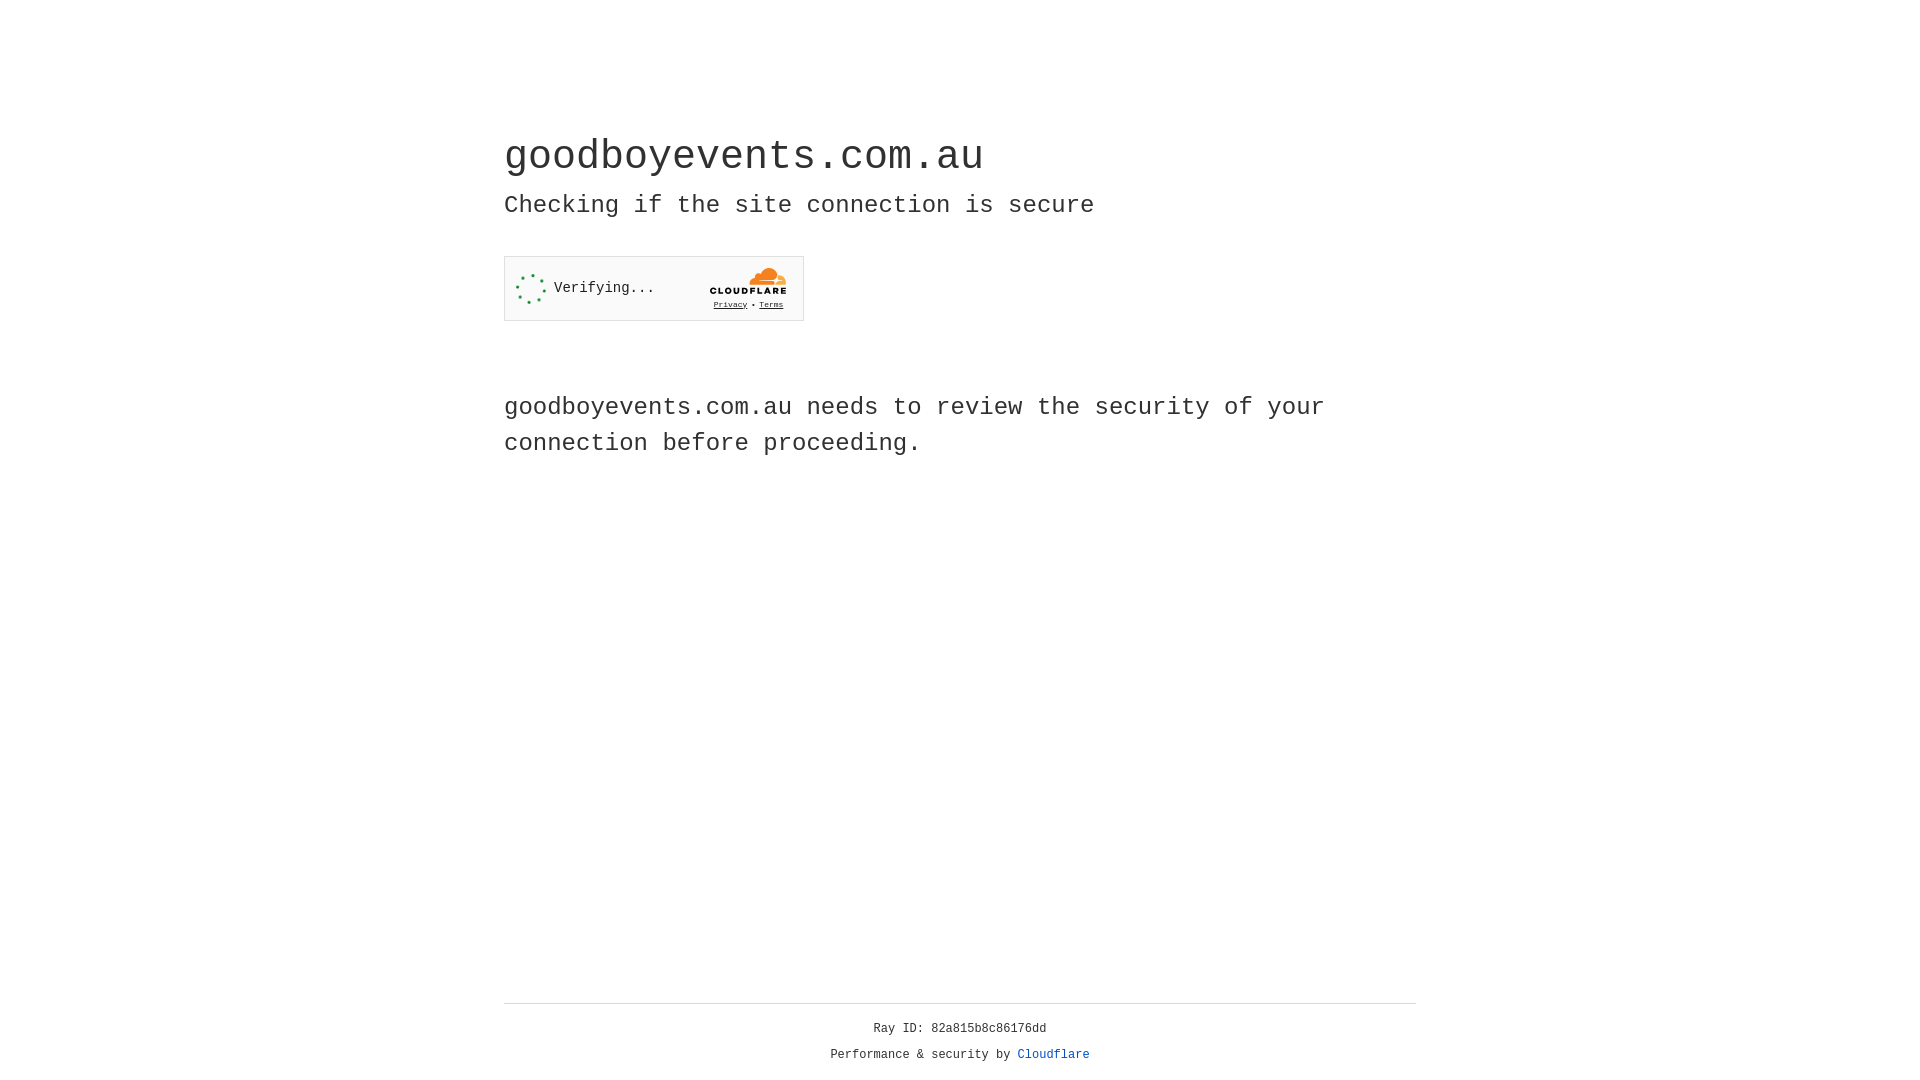 The width and height of the screenshot is (1920, 1080). I want to click on 'Cloudflare', so click(1053, 1054).